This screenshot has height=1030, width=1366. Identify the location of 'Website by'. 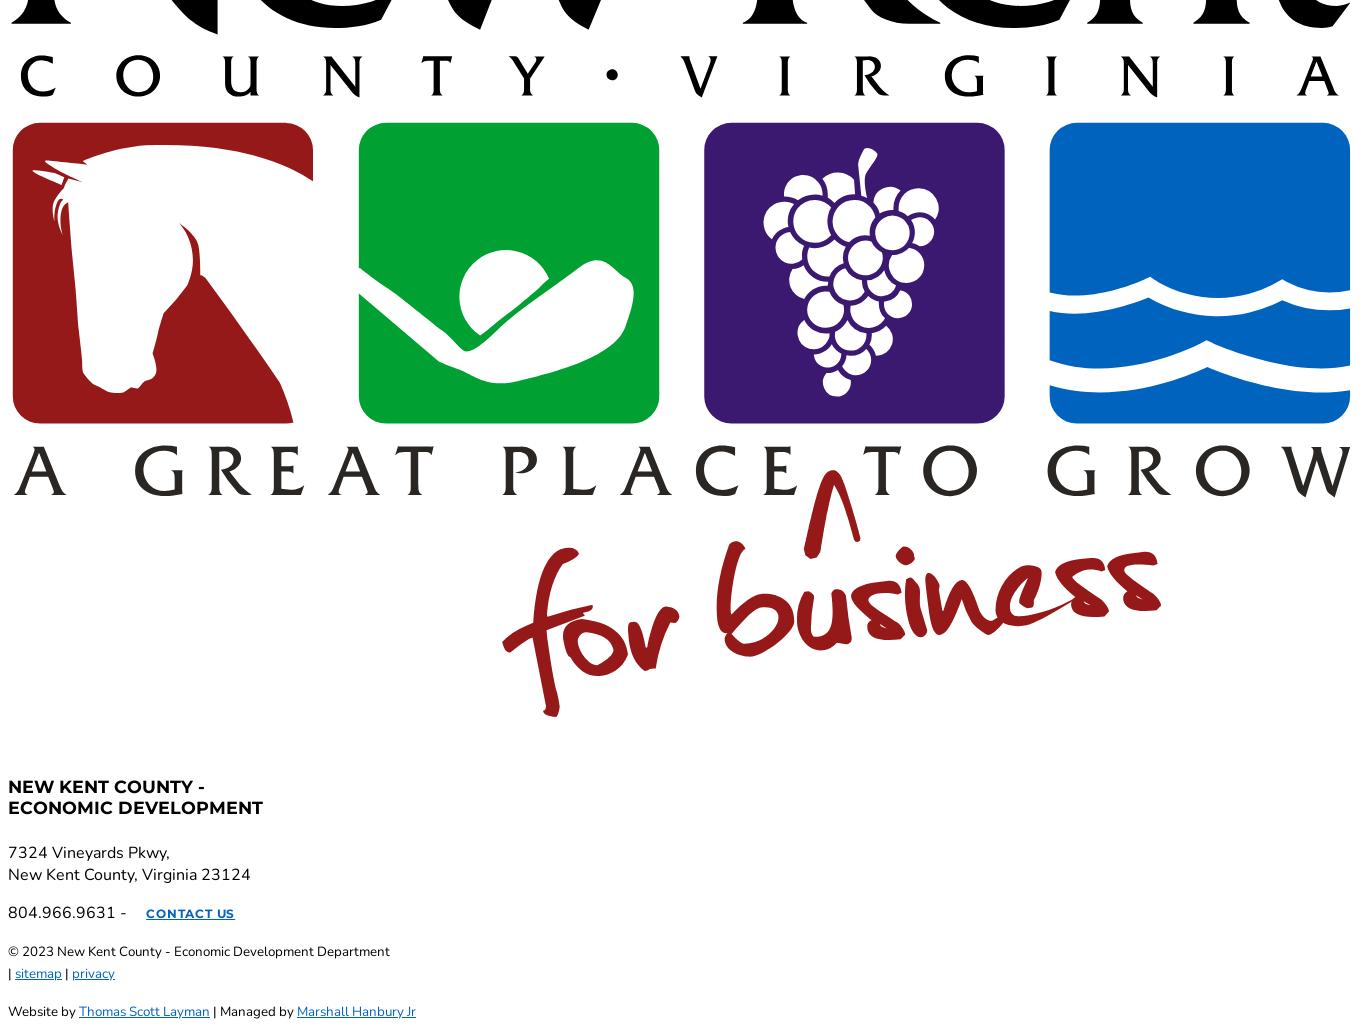
(8, 1010).